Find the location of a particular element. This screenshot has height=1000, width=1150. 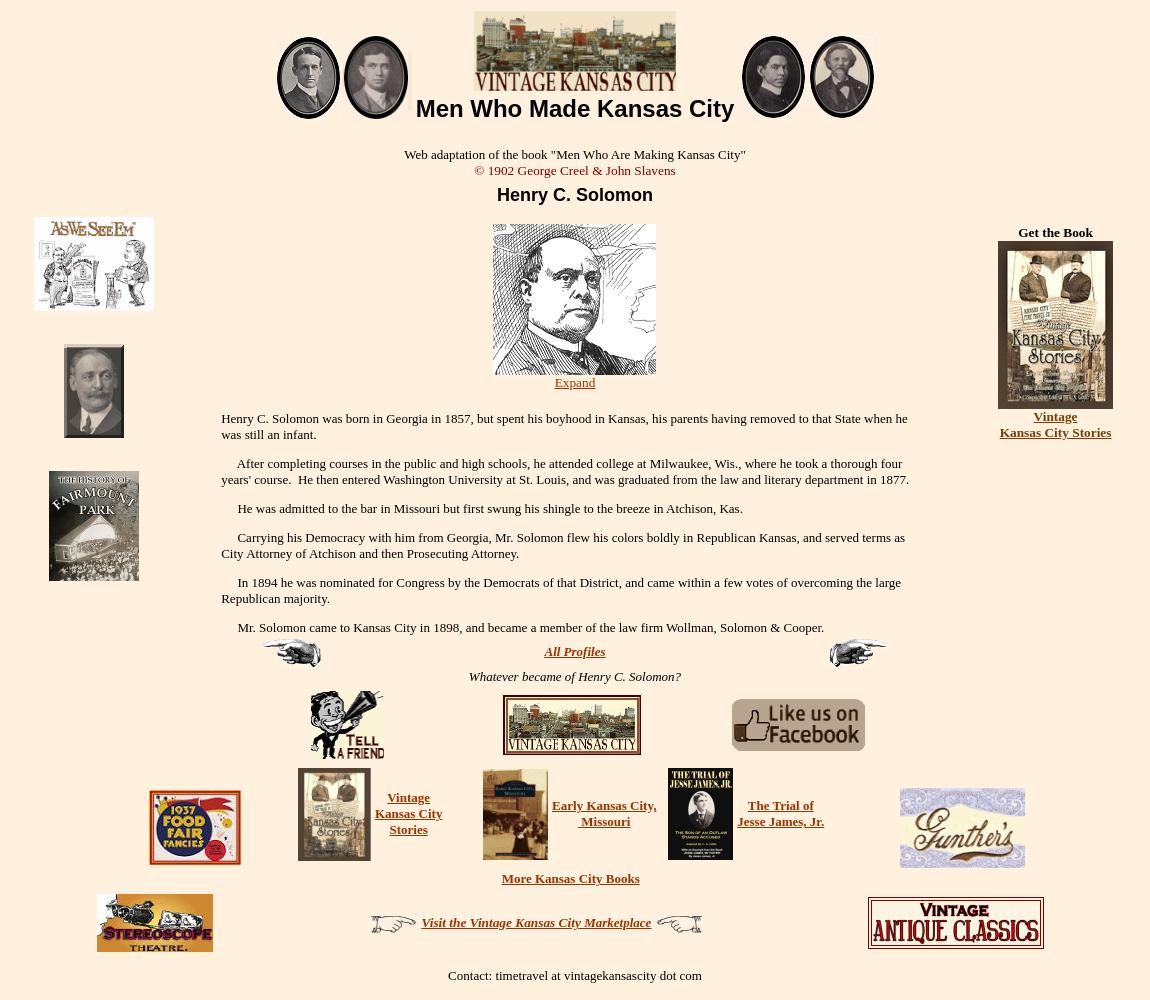

'Kansas City' is located at coordinates (373, 812).